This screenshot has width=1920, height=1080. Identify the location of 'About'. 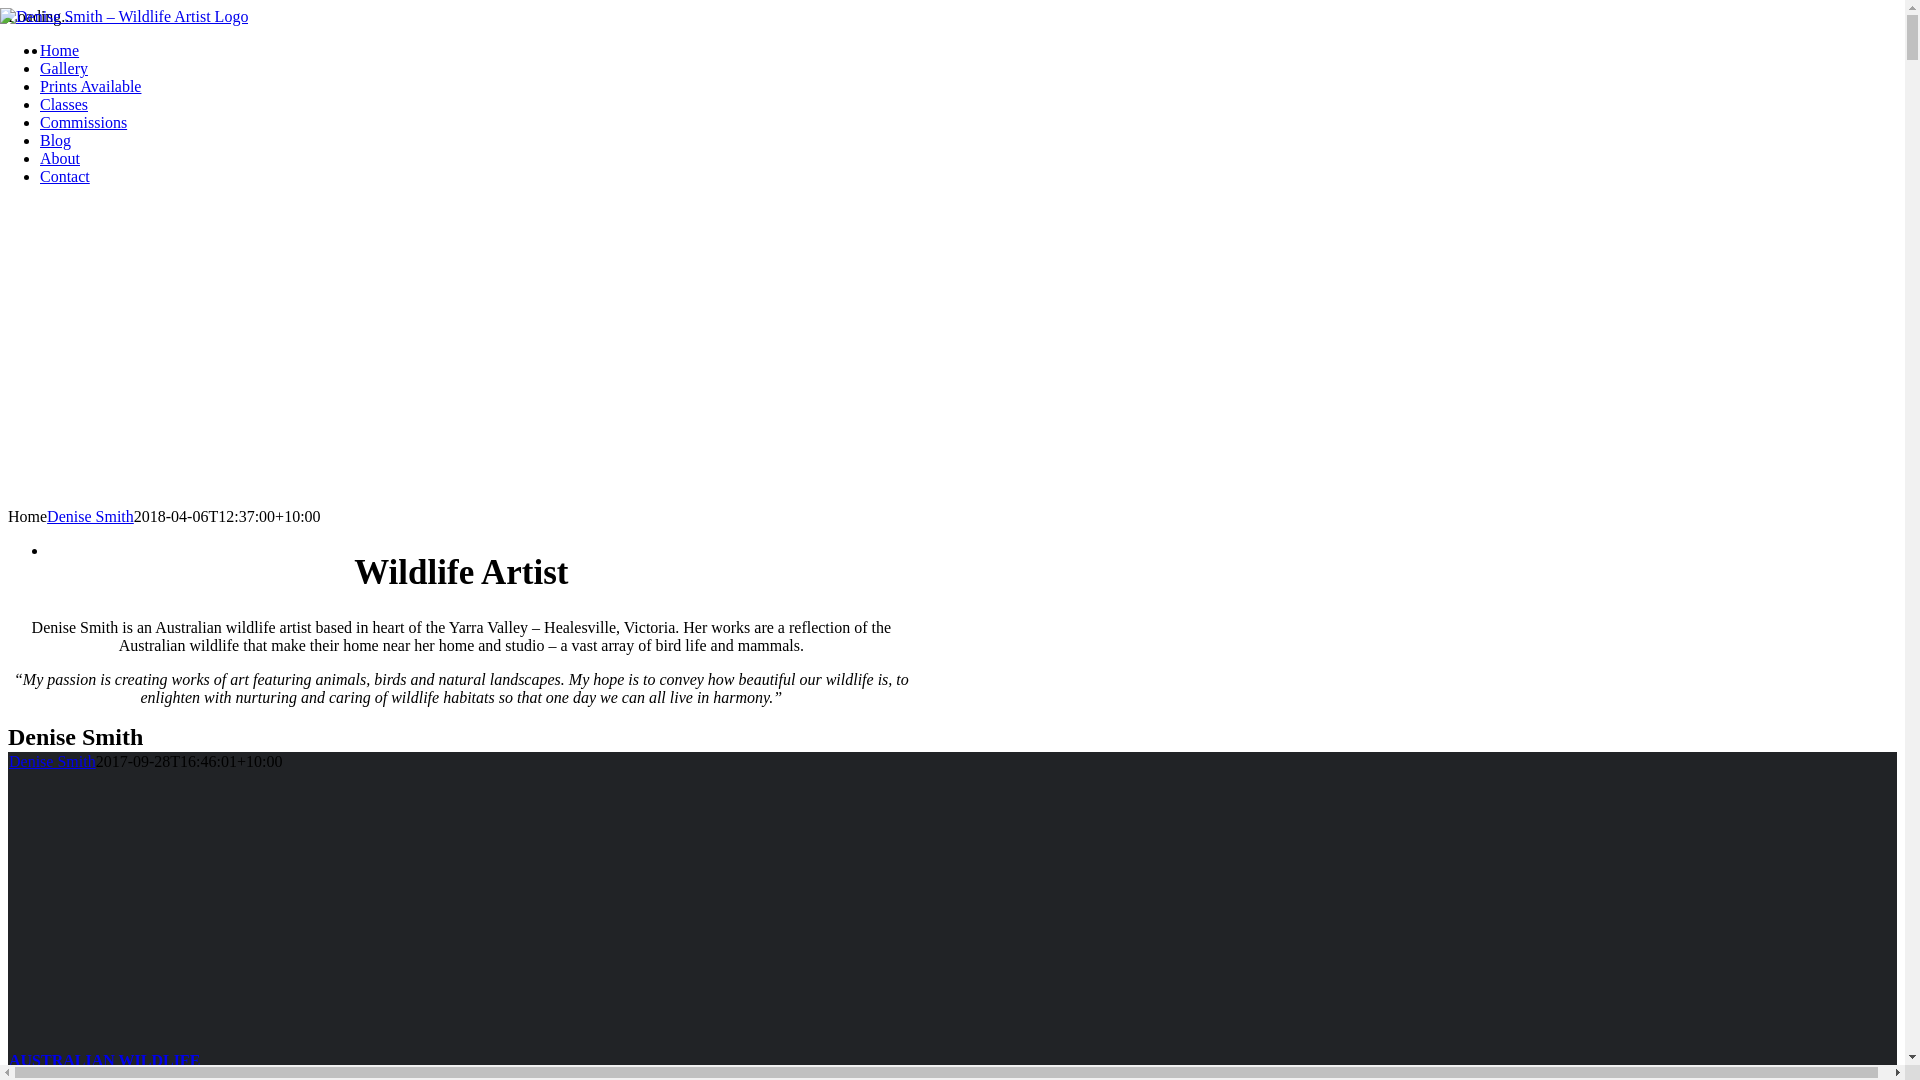
(59, 157).